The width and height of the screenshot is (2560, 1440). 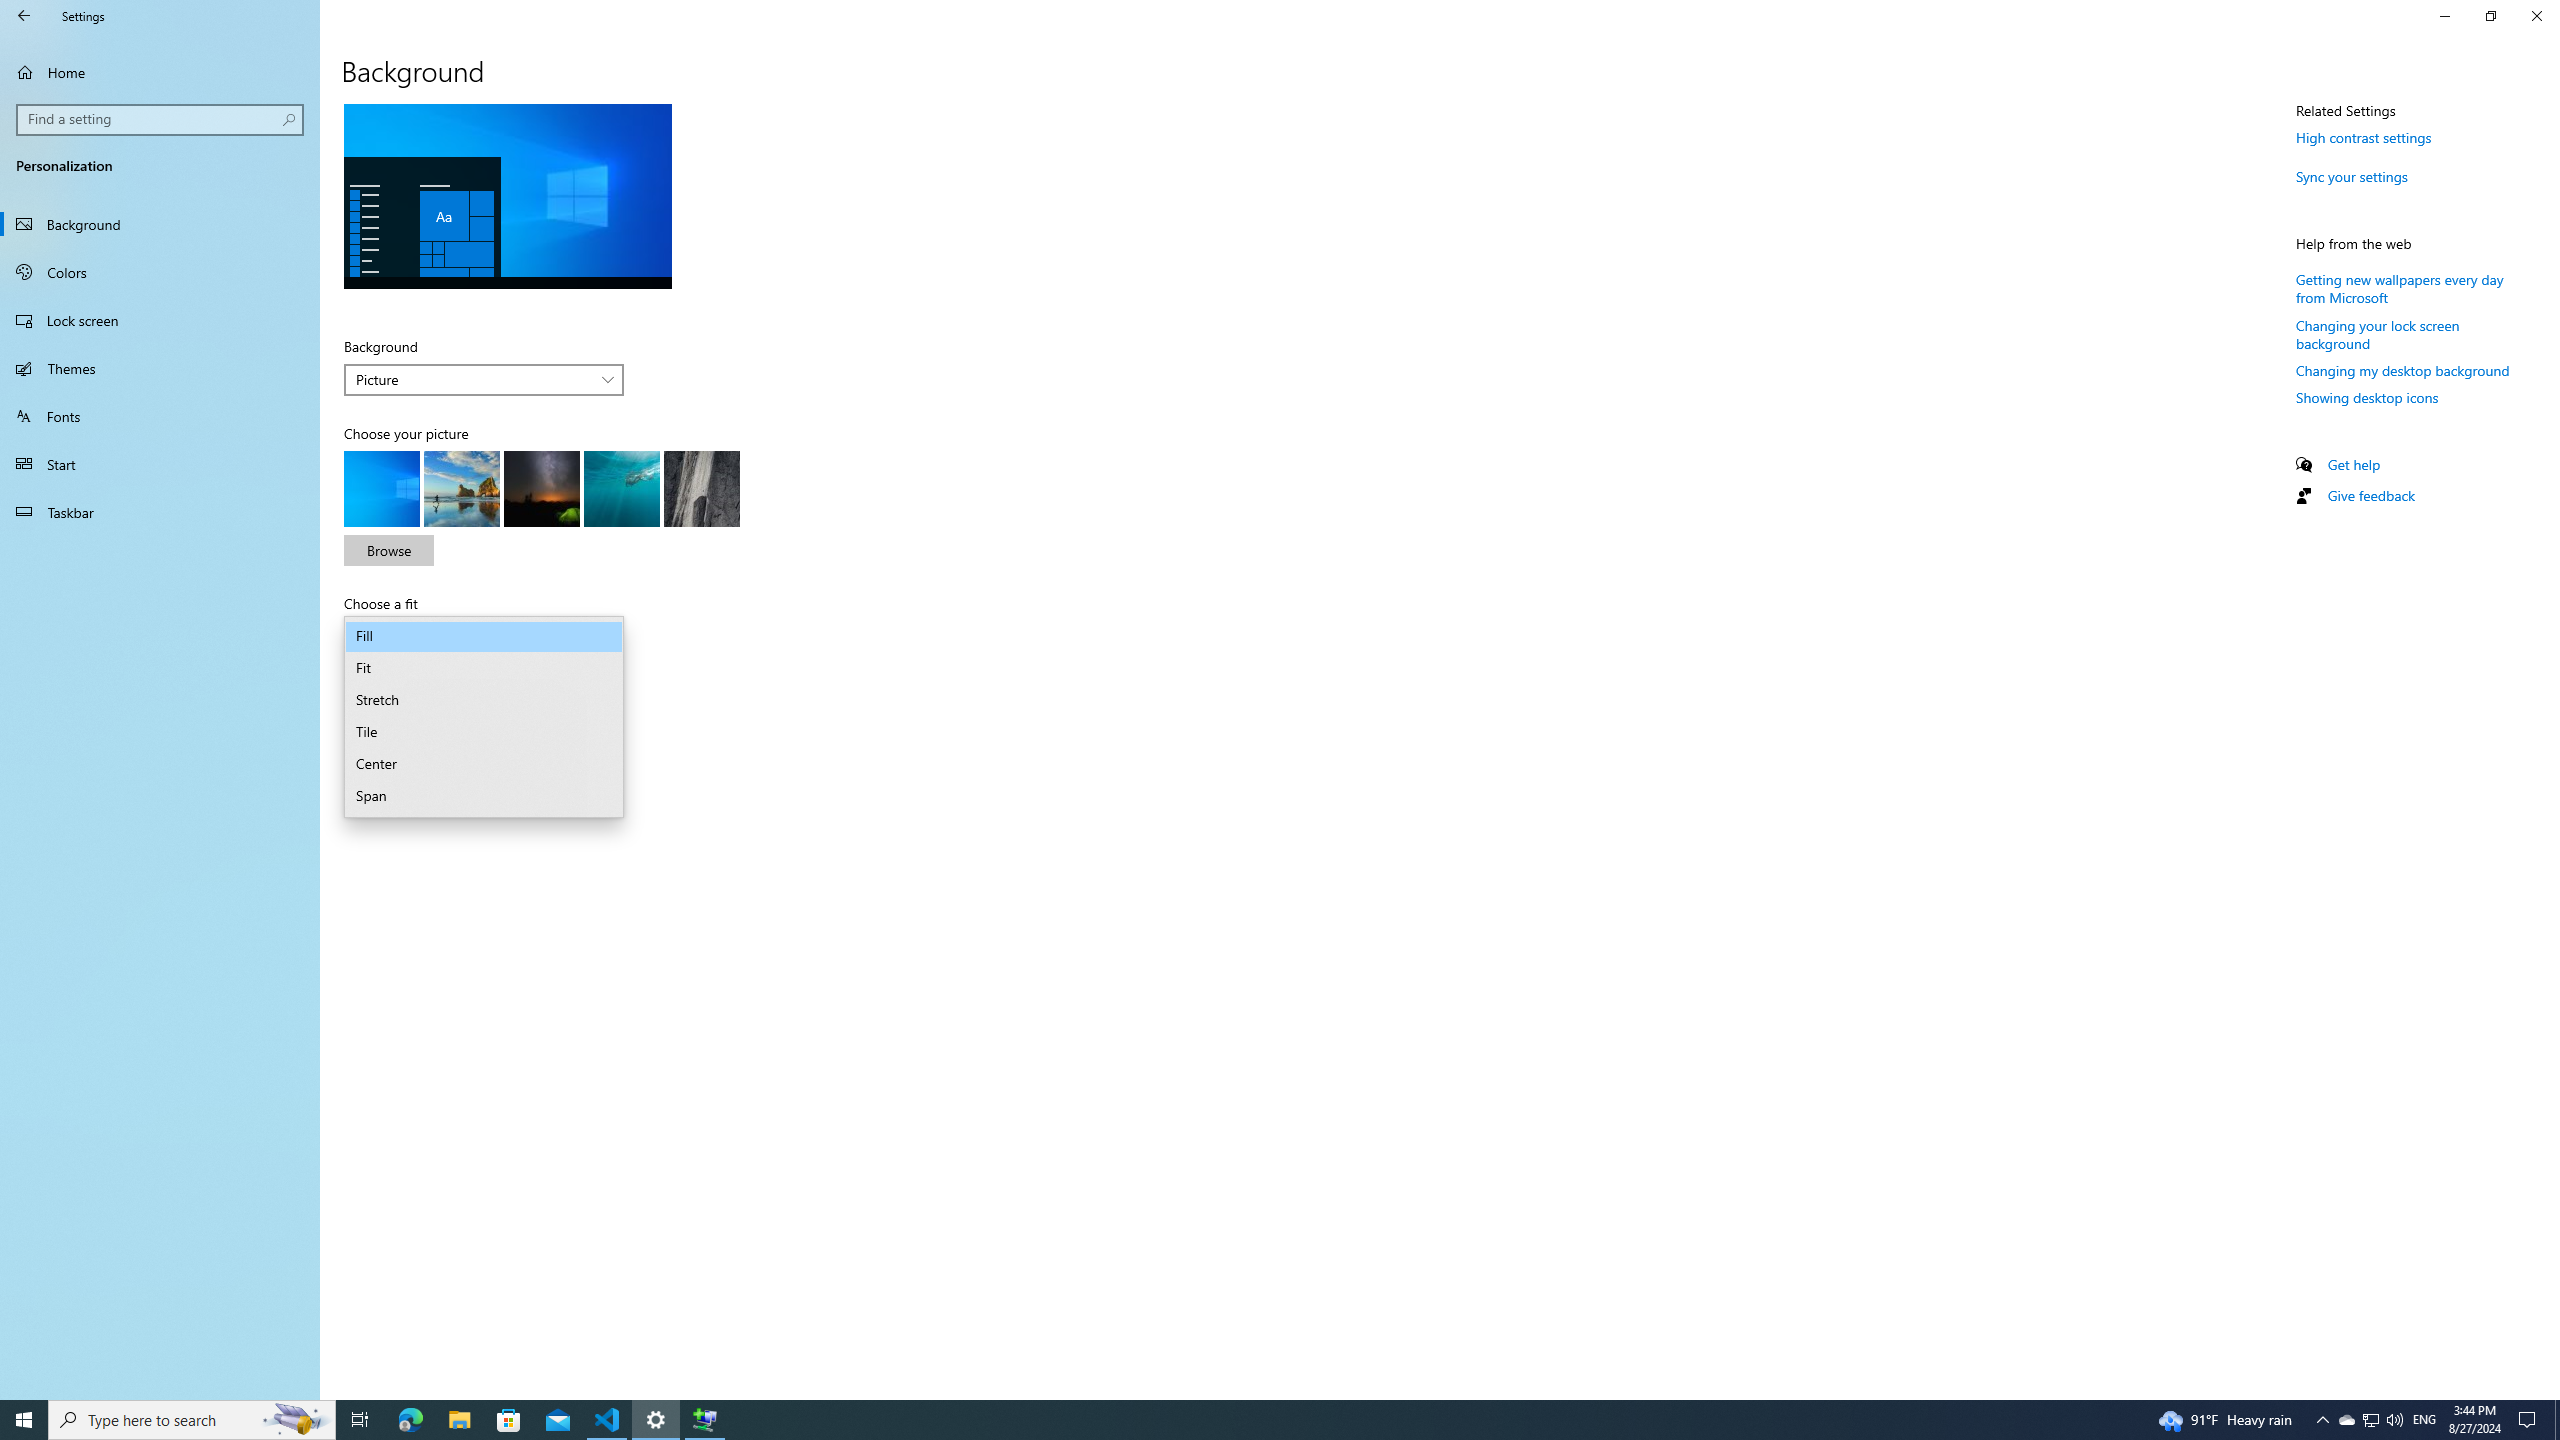 I want to click on 'Changing your lock screen background', so click(x=2377, y=333).